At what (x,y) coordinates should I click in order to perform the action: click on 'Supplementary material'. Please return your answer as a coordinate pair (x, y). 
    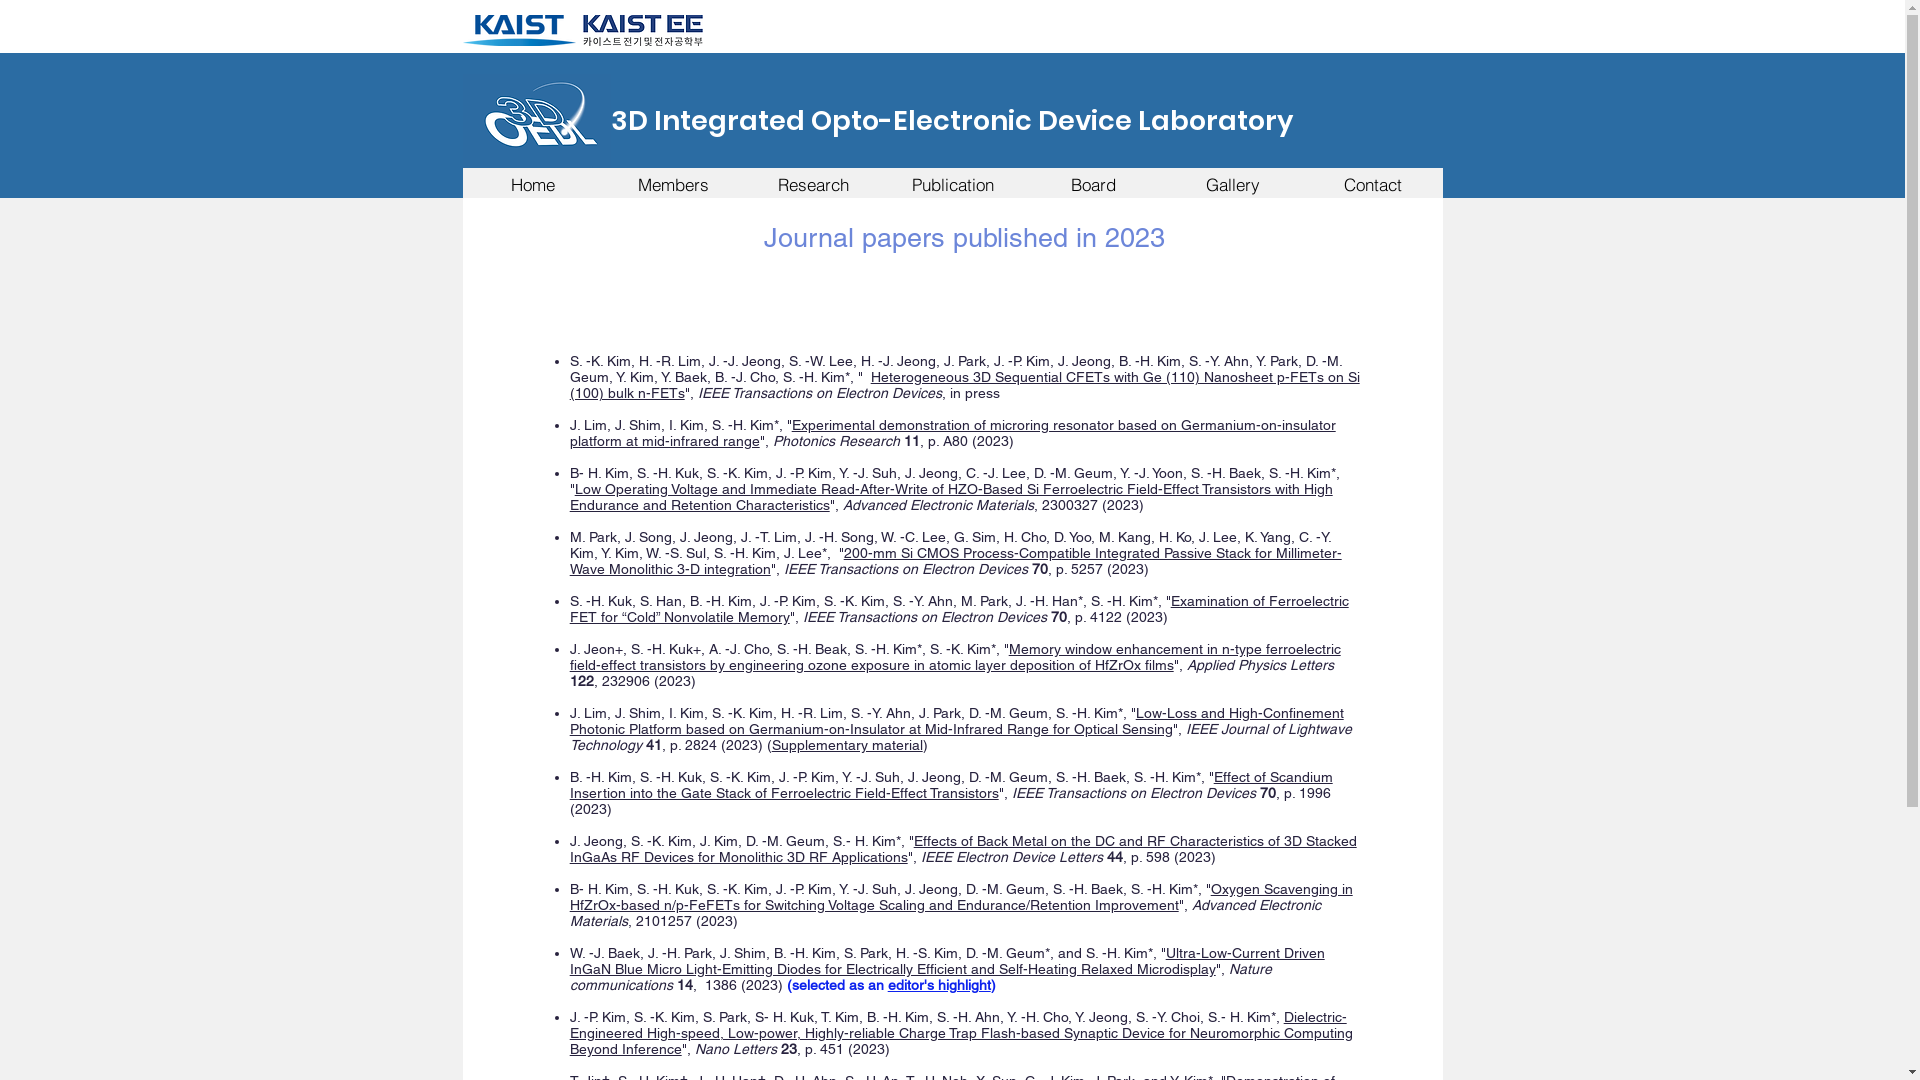
    Looking at the image, I should click on (847, 744).